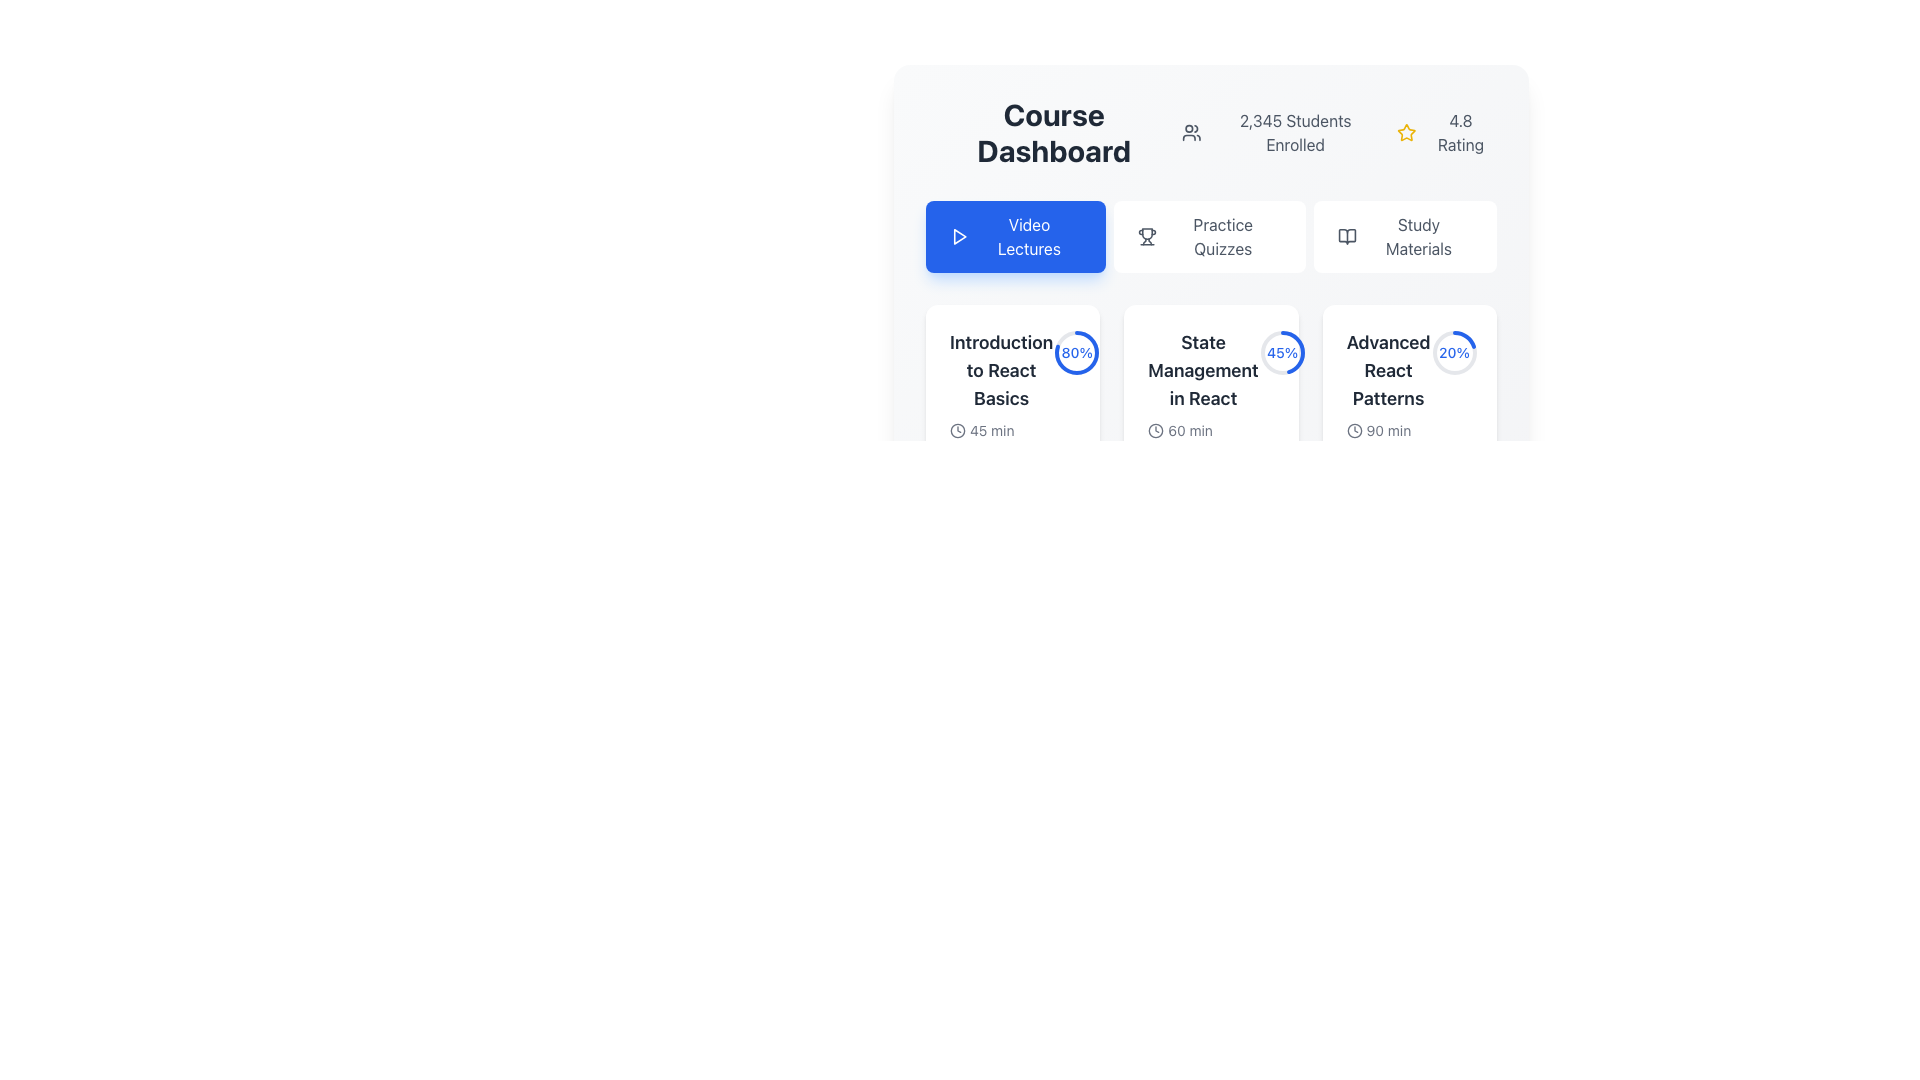 The image size is (1920, 1080). I want to click on the 'Study Materials' button, which is a rectangular button with a white background and dark gray text, located in the top right portion of the 'Course Dashboard', so click(1404, 235).